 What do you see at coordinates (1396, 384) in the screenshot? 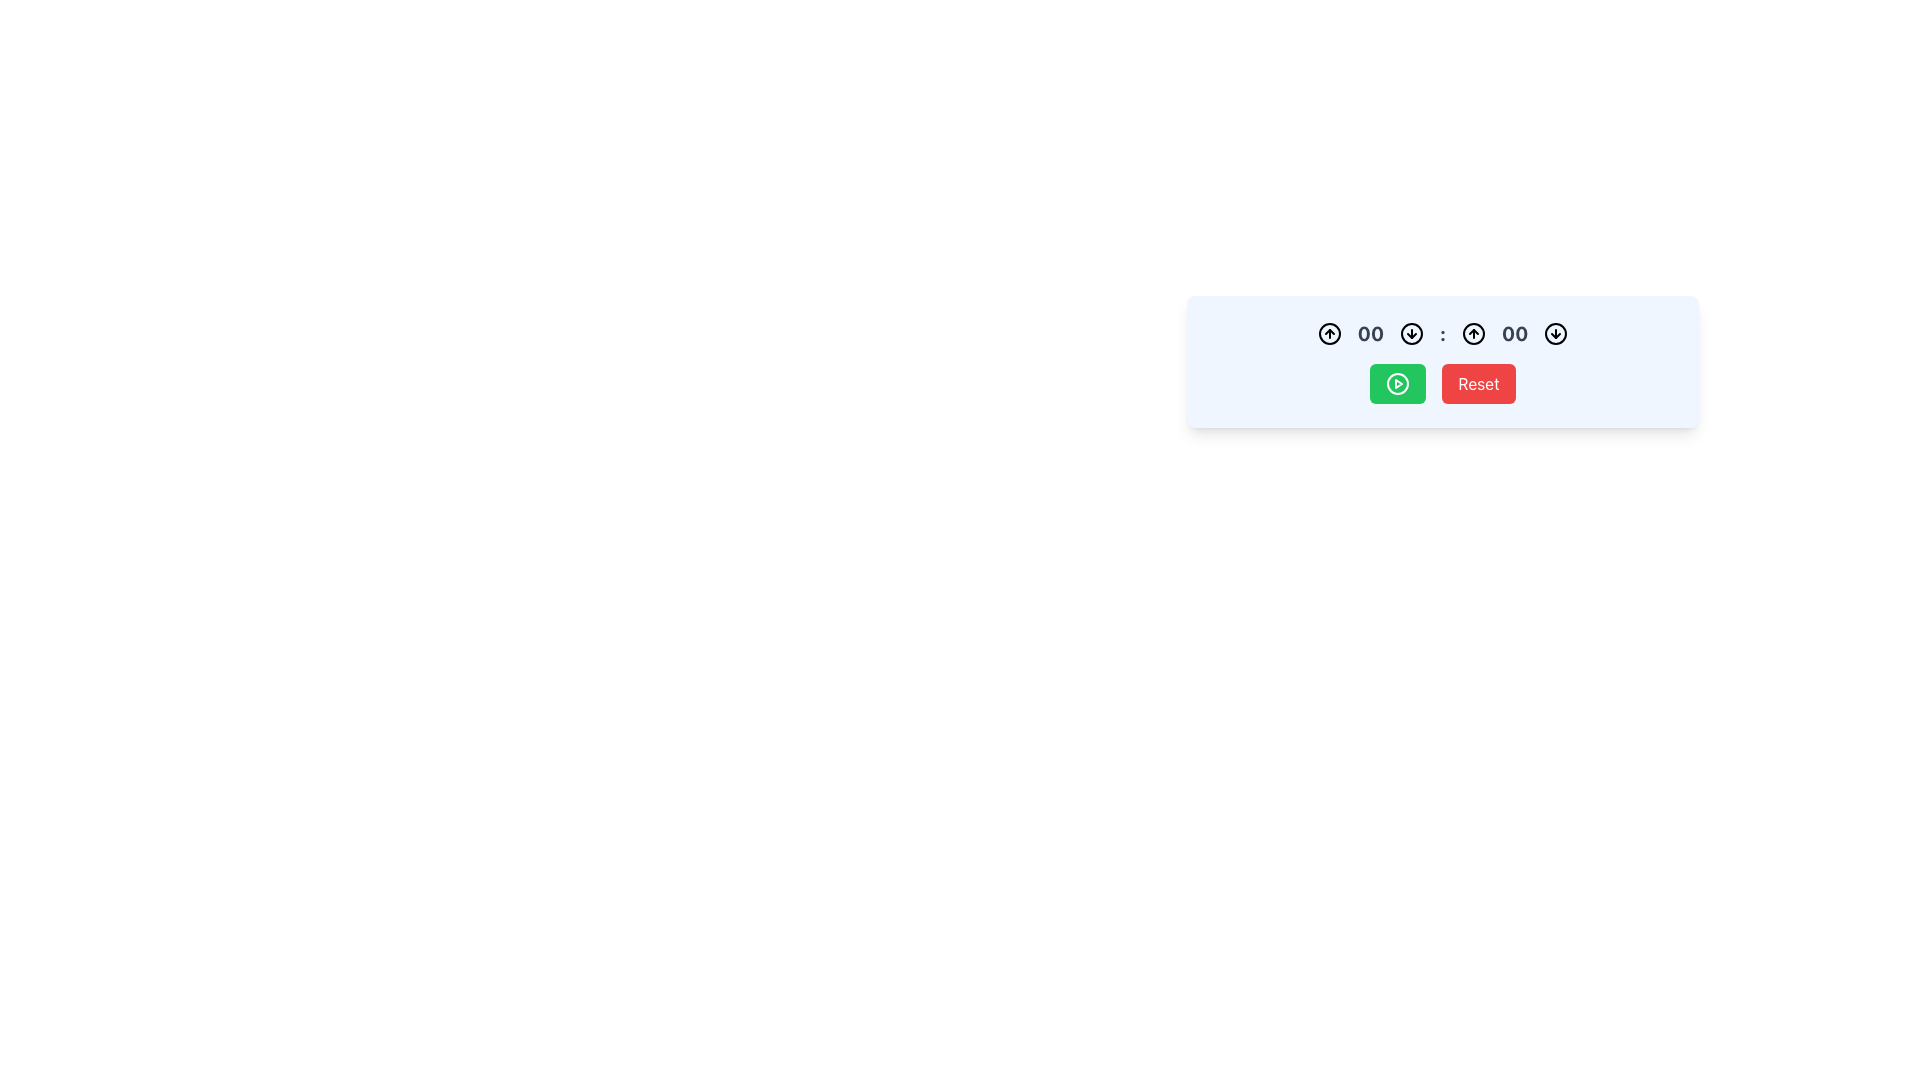
I see `the Icon Button located in the lower portion of the interface` at bounding box center [1396, 384].